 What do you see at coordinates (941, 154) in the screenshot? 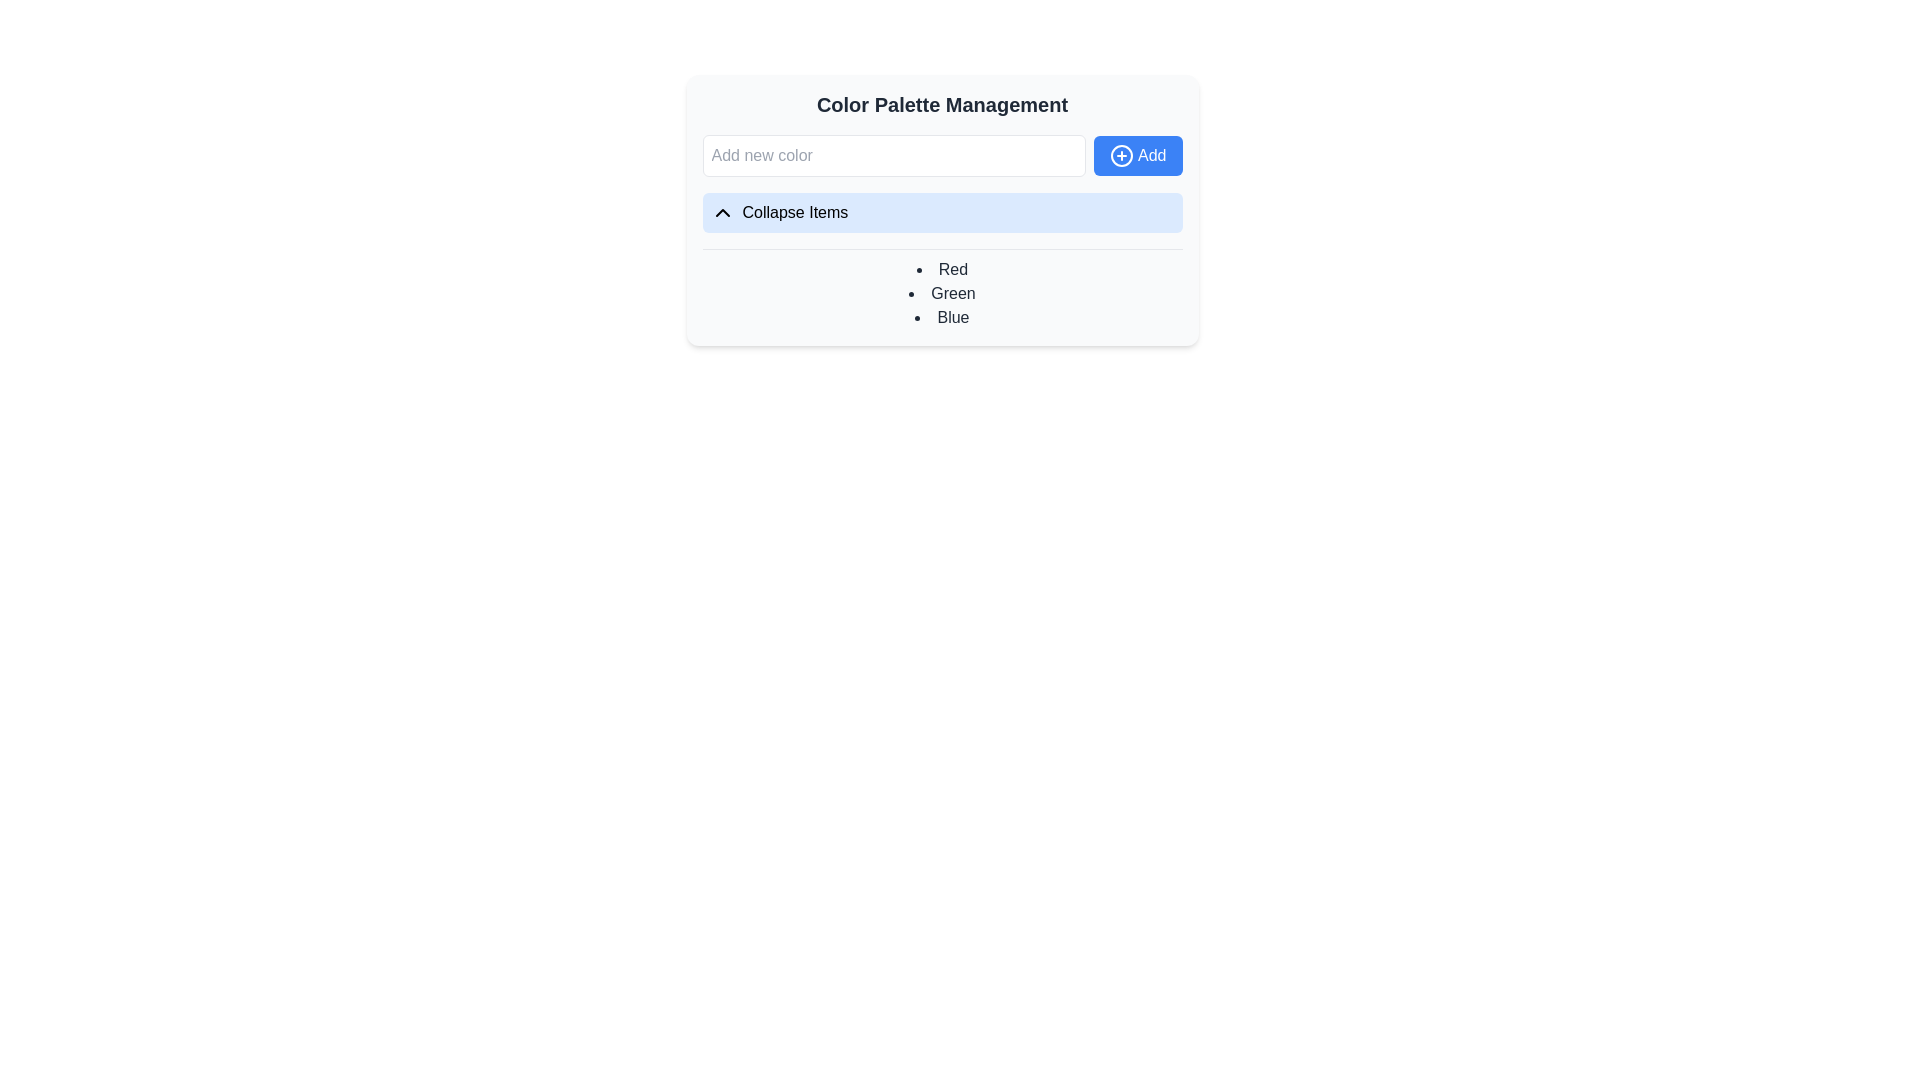
I see `the input field labeled 'Add new color' which is part of the input box with an adjacent blue button featuring a '+' icon` at bounding box center [941, 154].